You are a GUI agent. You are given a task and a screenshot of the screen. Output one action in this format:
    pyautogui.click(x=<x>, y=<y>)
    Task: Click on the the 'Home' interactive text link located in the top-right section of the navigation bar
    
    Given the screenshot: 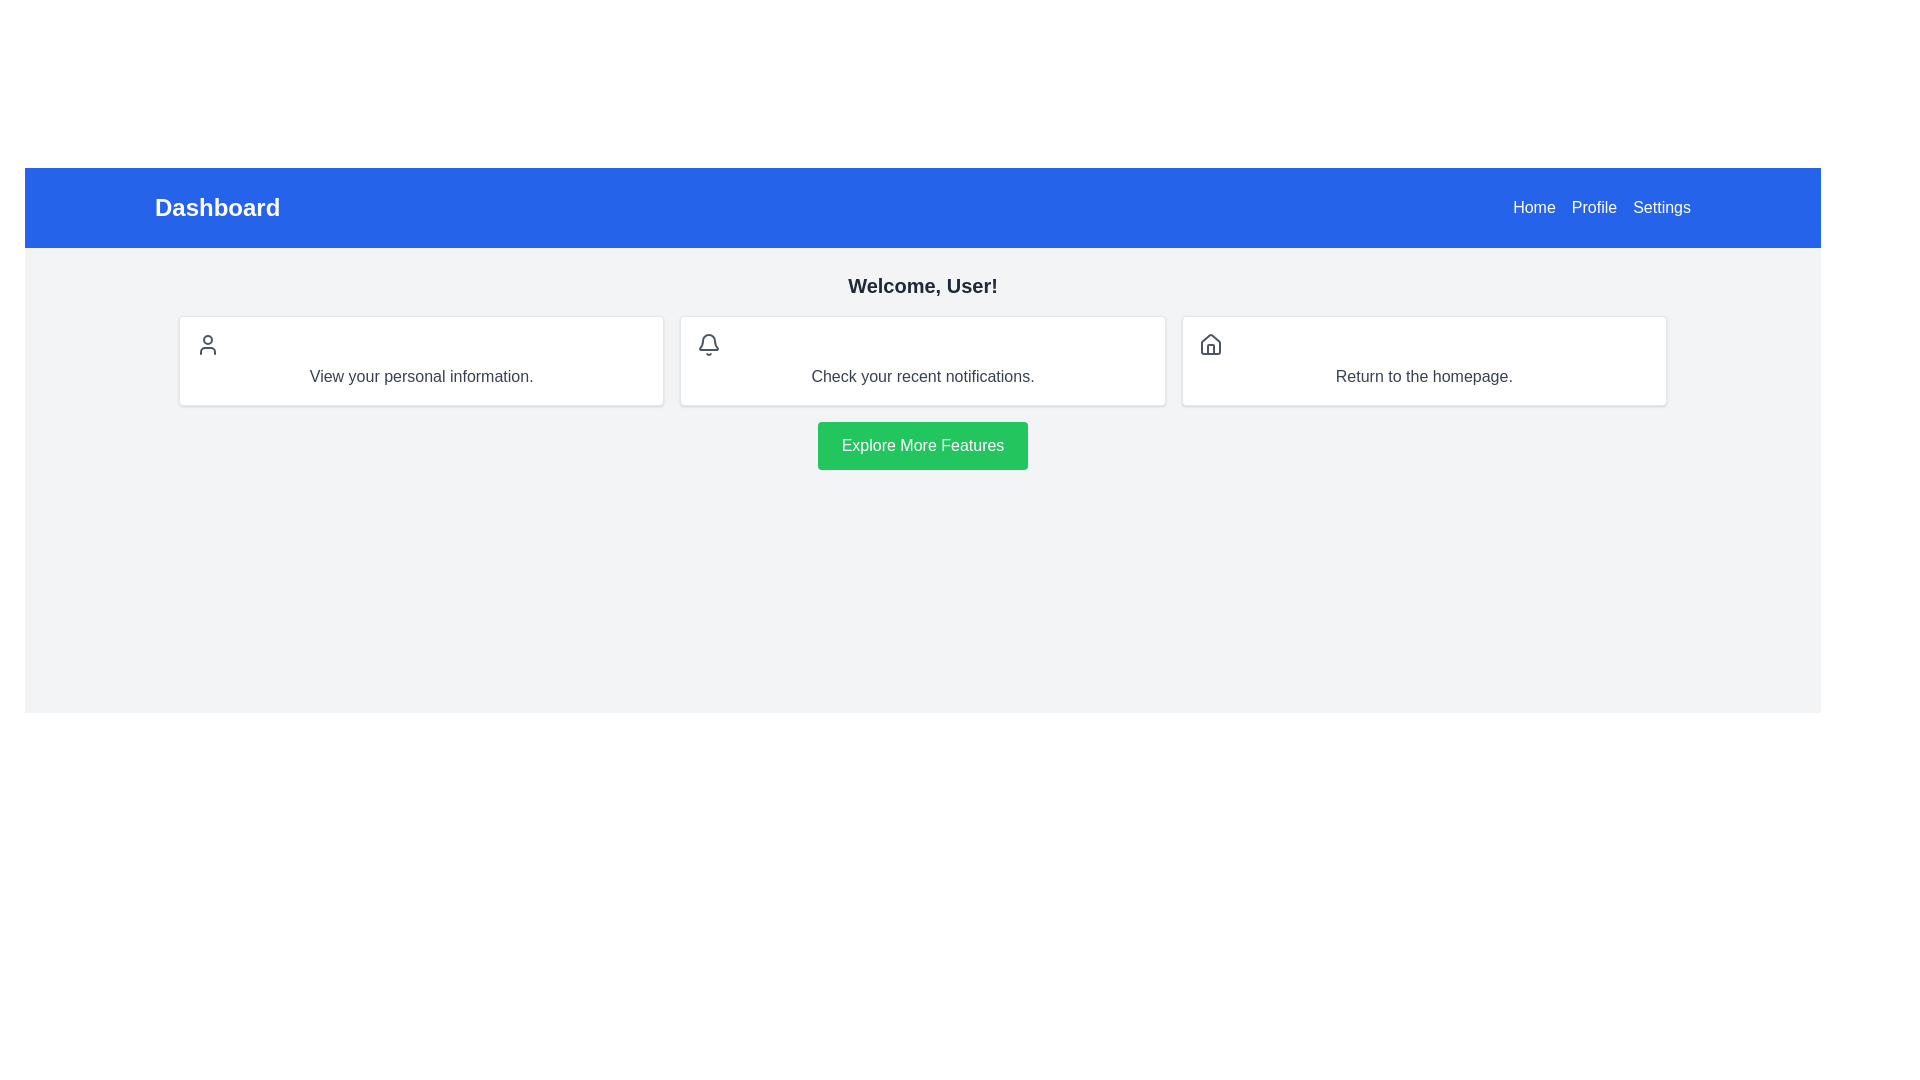 What is the action you would take?
    pyautogui.click(x=1533, y=208)
    